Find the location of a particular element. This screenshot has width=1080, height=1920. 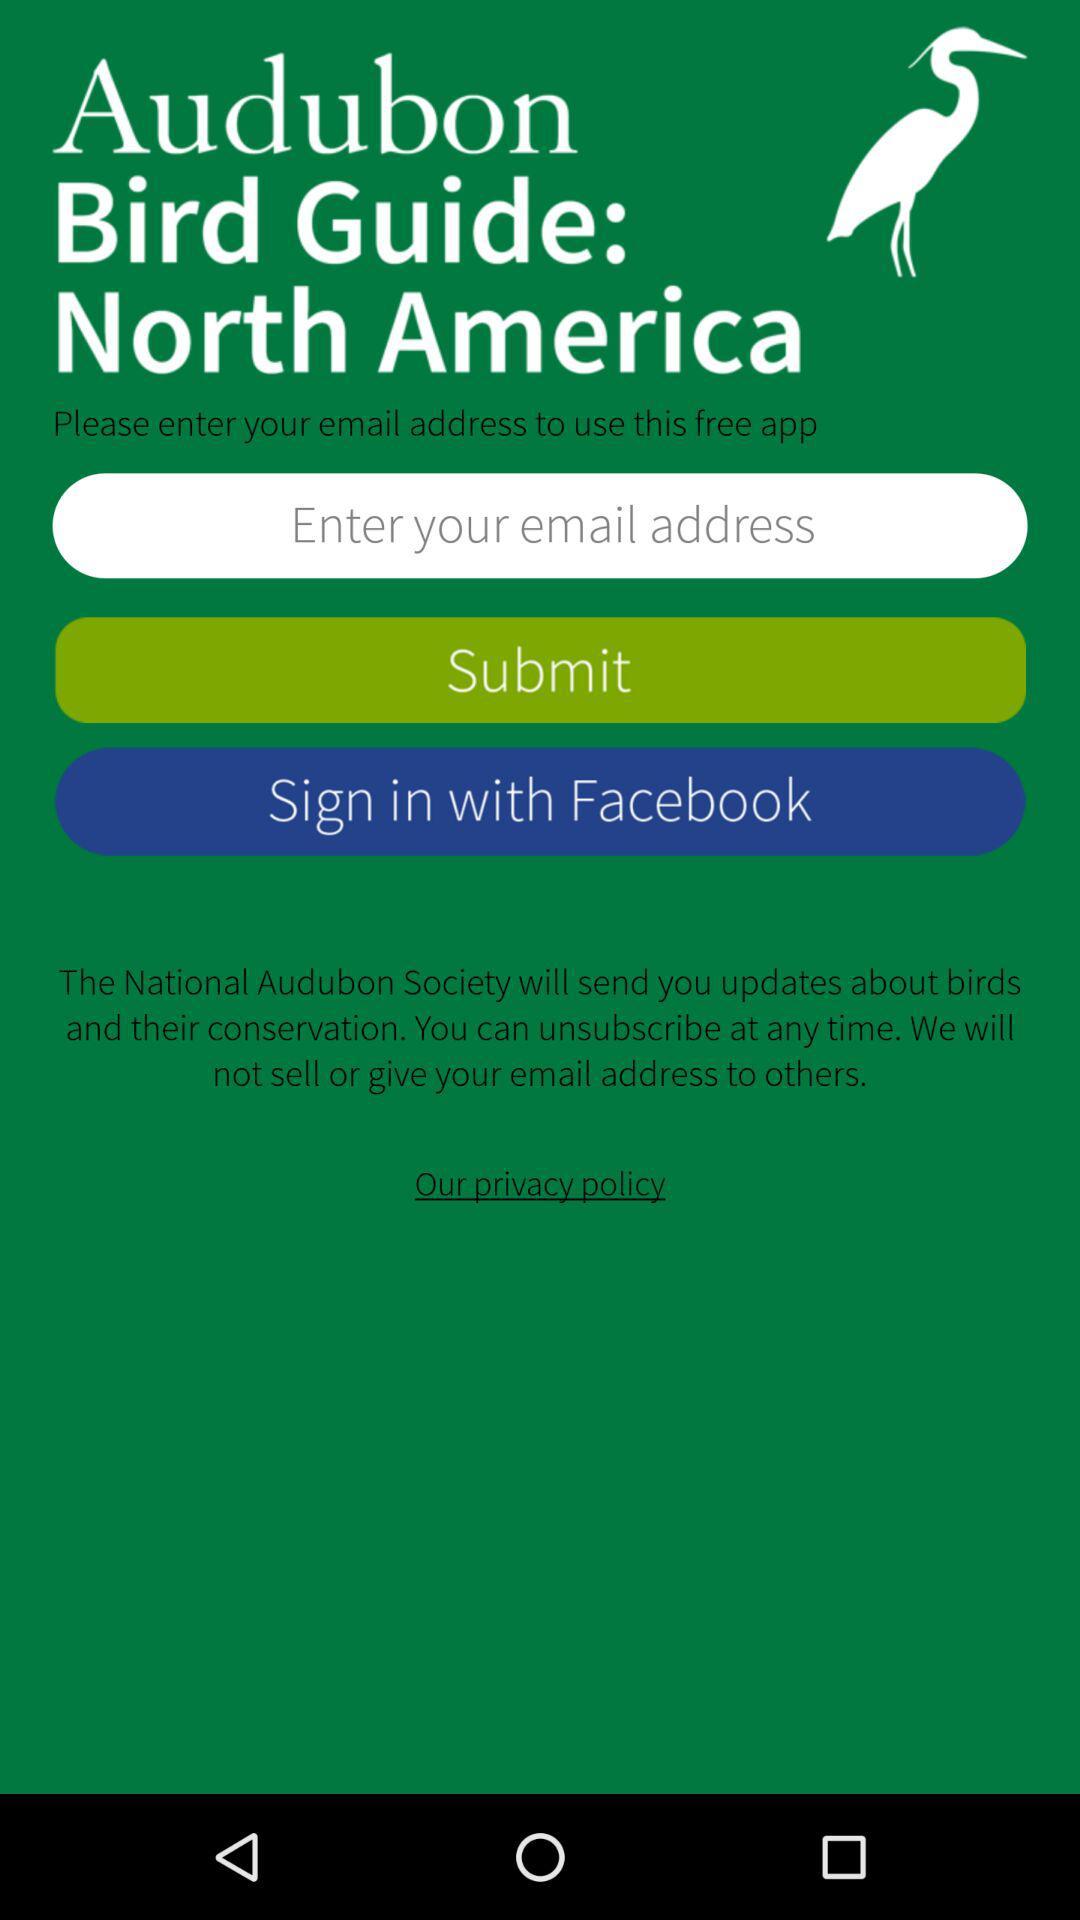

the our privacy policy item is located at coordinates (540, 1184).